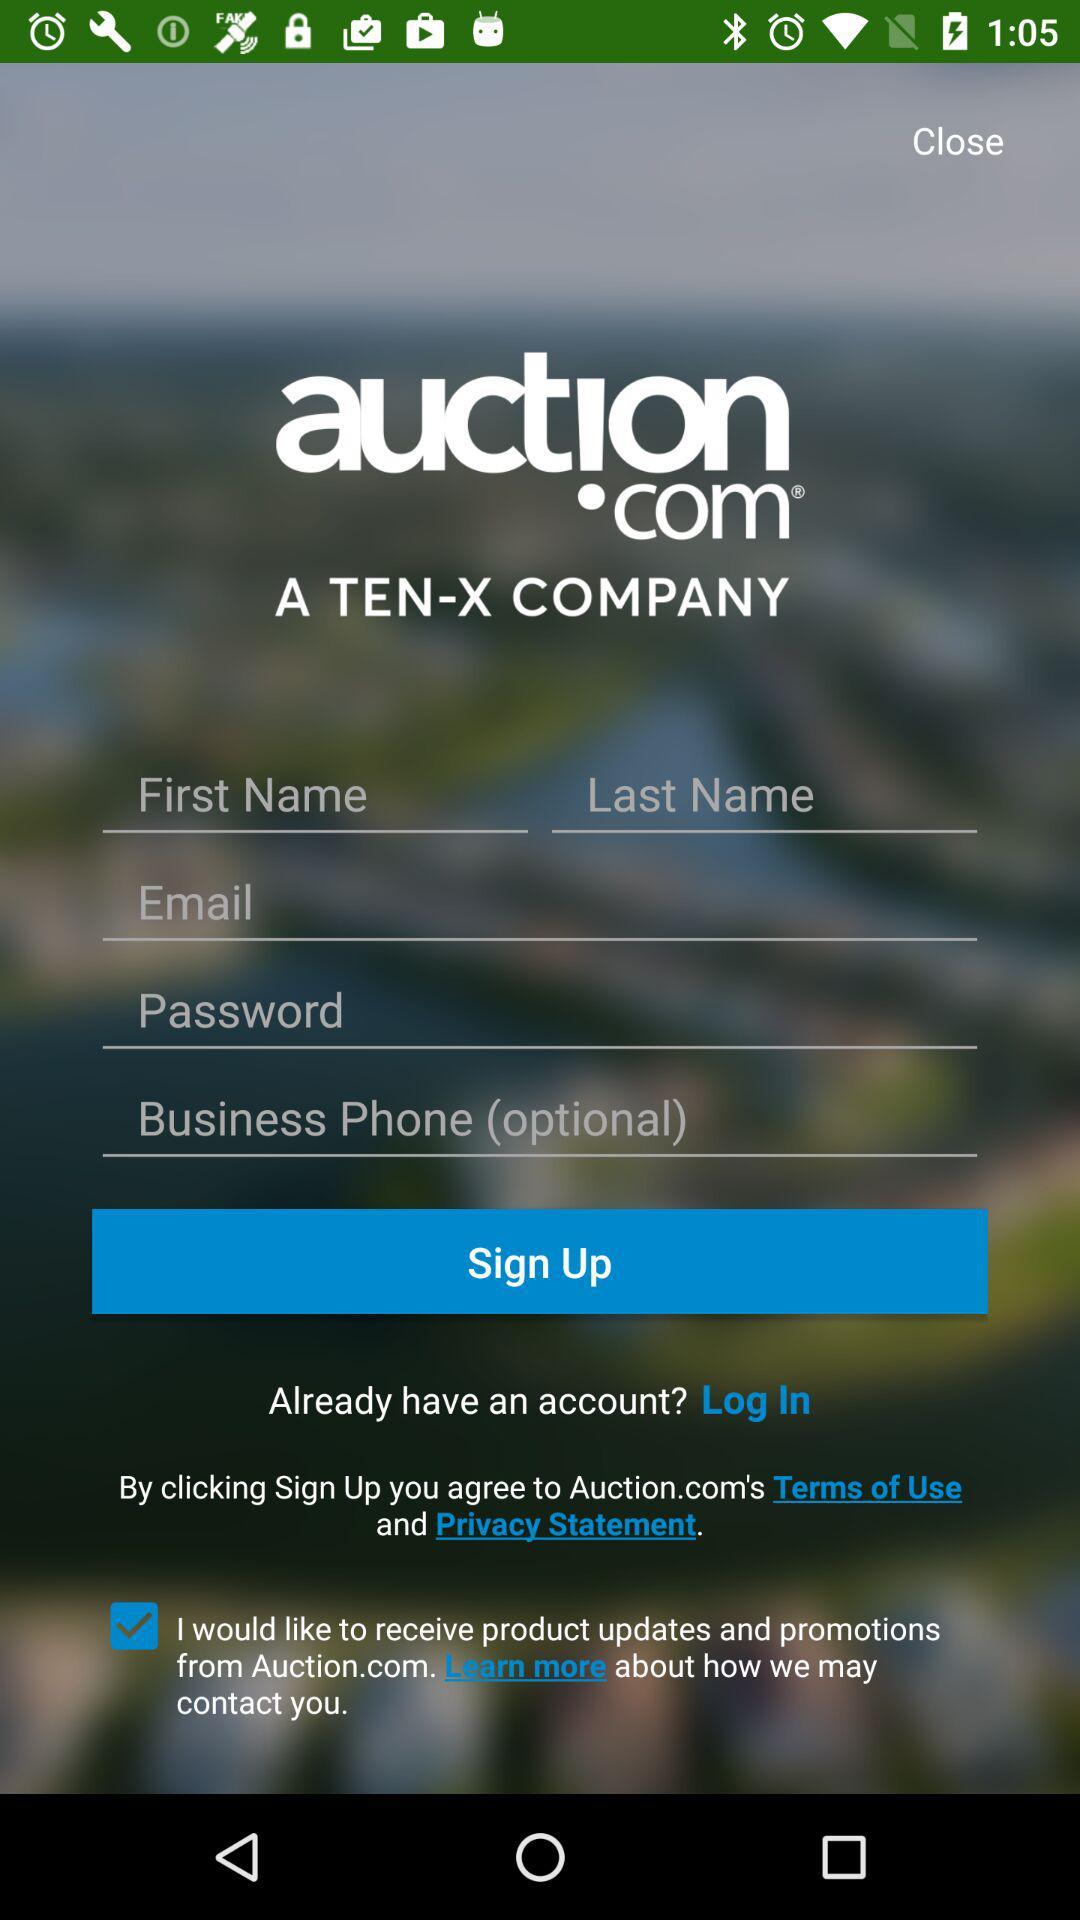  I want to click on the item below the log in item, so click(540, 1504).